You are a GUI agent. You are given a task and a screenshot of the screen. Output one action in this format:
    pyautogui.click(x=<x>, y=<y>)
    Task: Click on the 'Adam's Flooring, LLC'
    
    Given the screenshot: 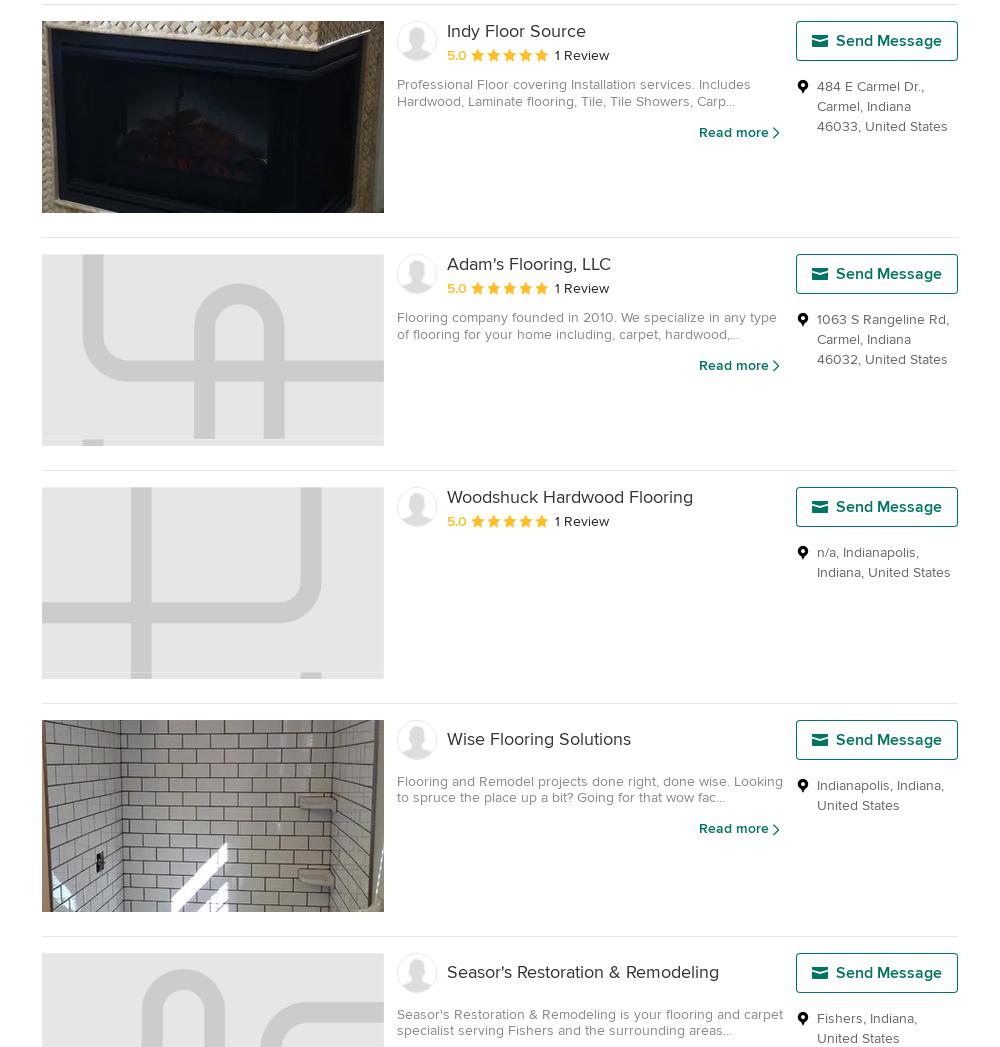 What is the action you would take?
    pyautogui.click(x=529, y=263)
    